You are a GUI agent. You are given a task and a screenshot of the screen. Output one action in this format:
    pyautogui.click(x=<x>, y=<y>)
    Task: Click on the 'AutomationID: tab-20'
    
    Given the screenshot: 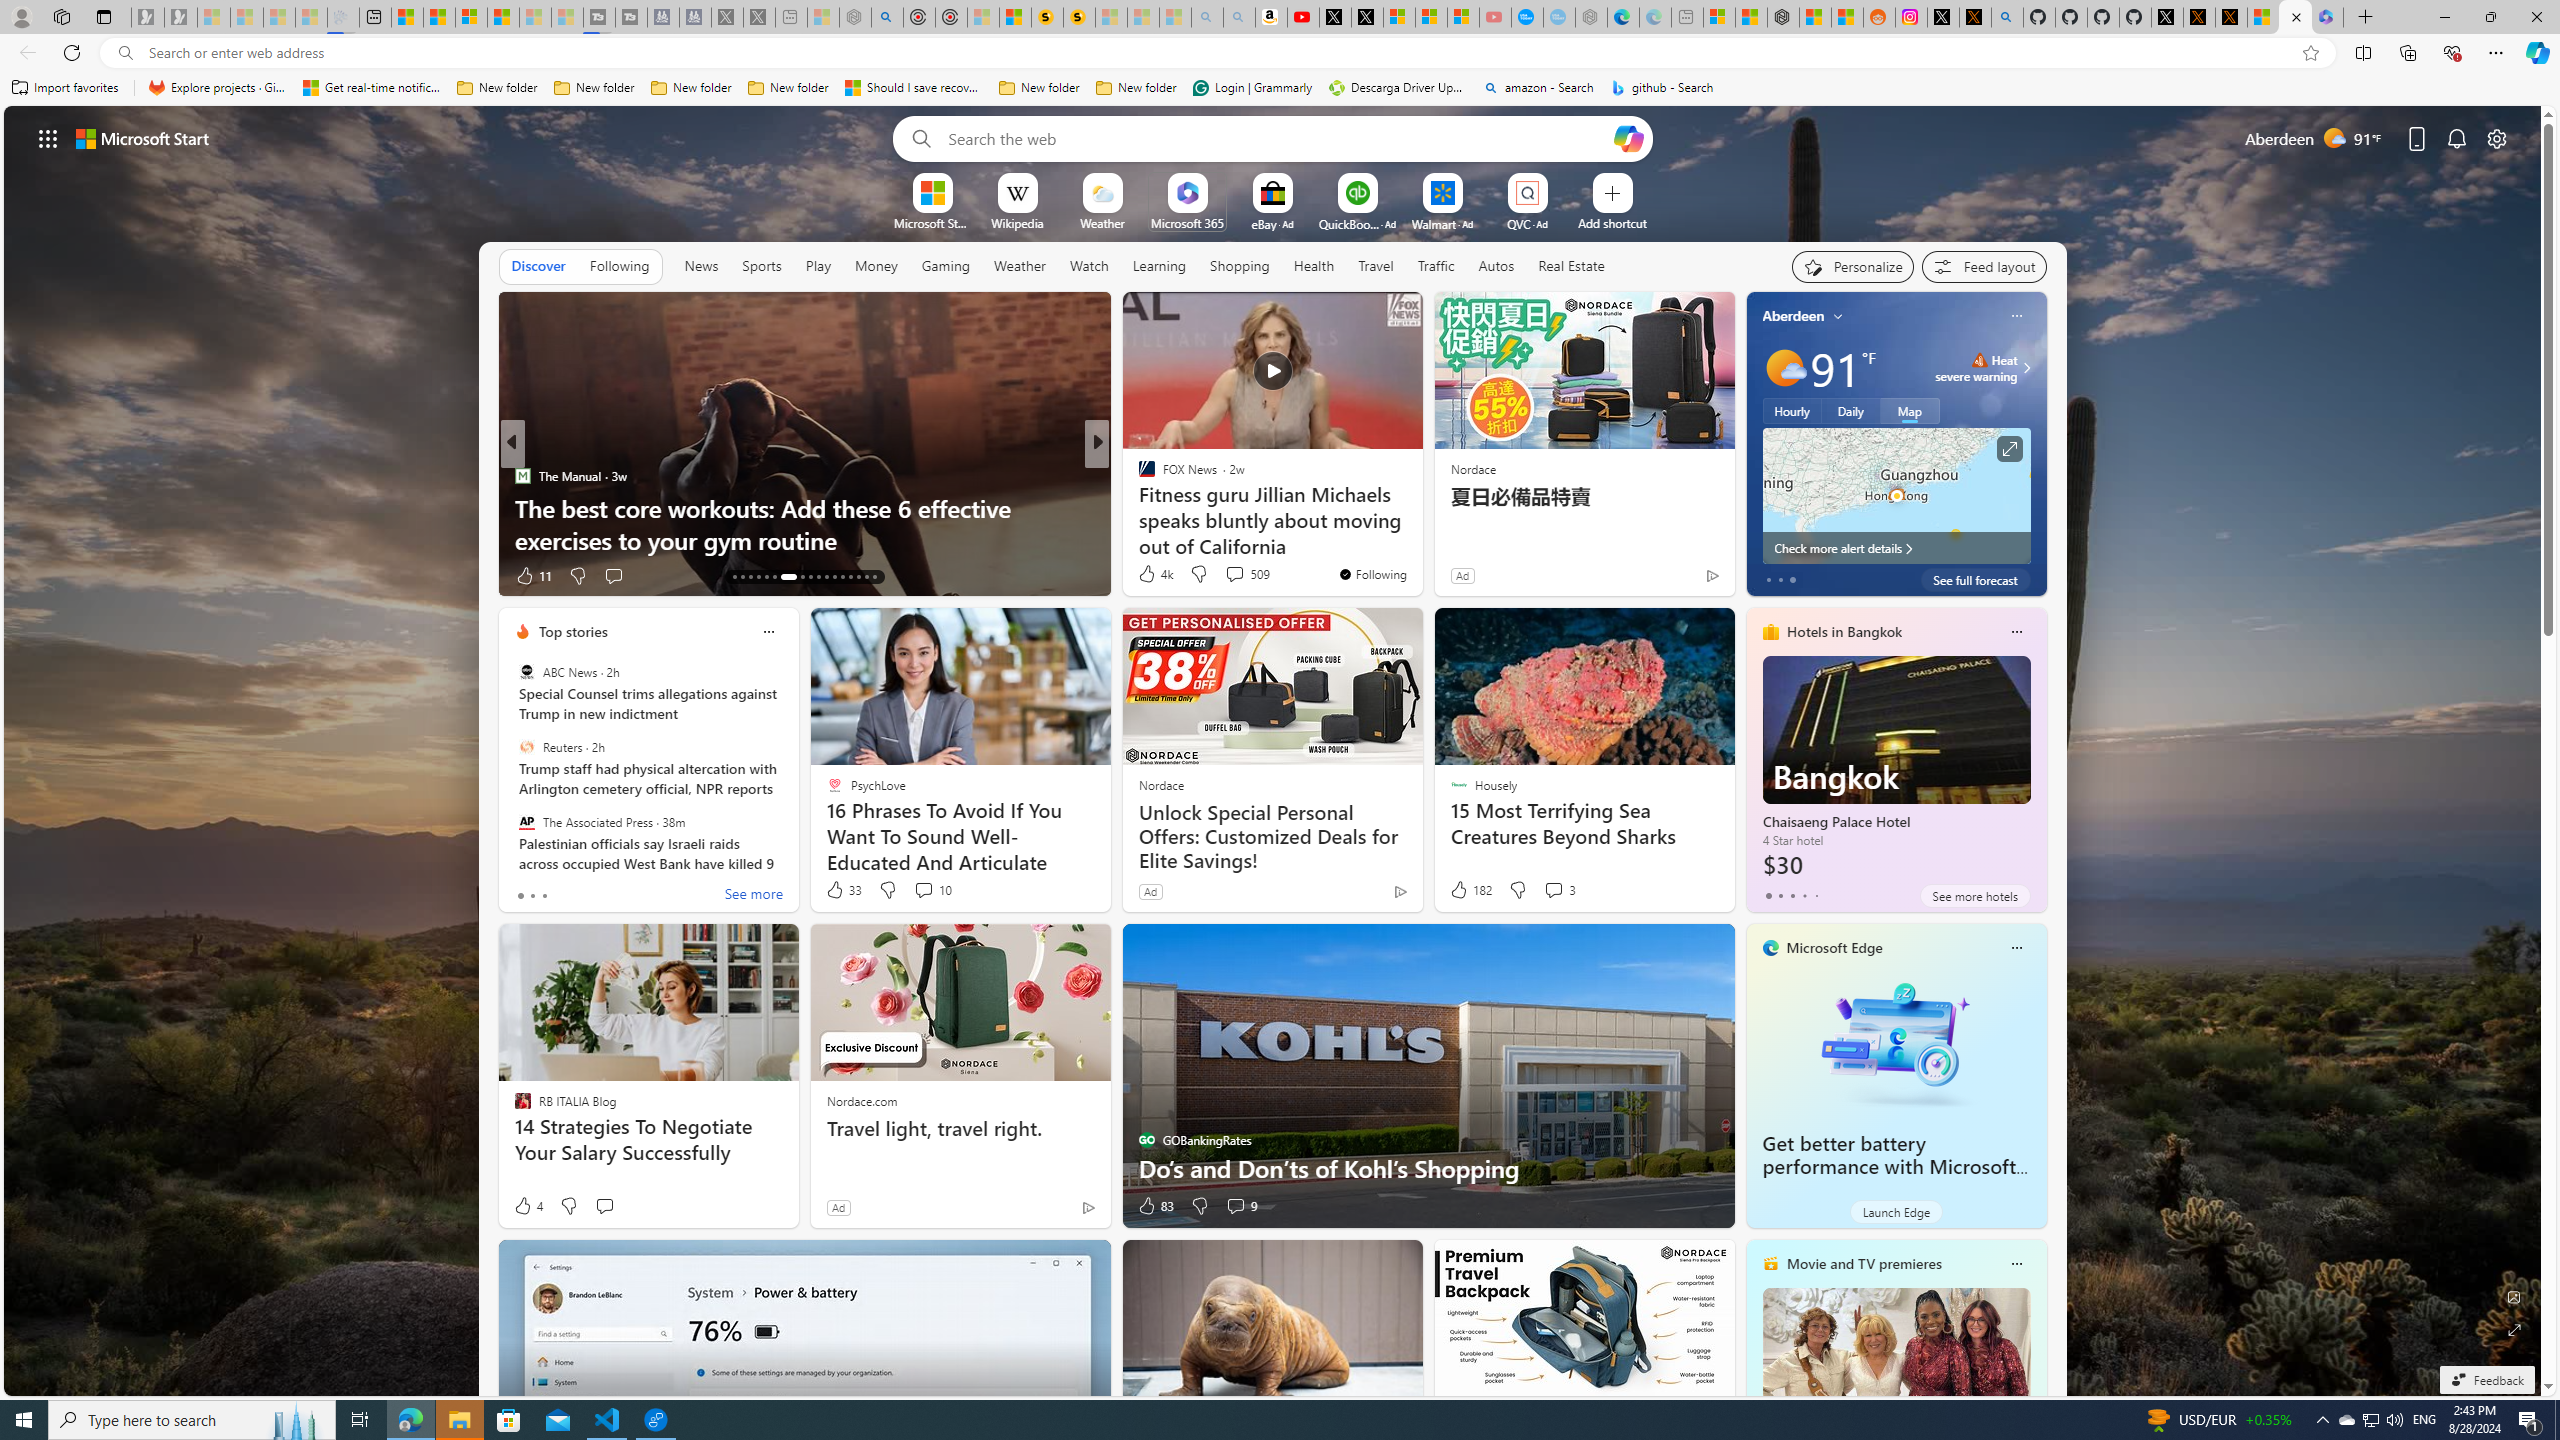 What is the action you would take?
    pyautogui.click(x=795, y=577)
    